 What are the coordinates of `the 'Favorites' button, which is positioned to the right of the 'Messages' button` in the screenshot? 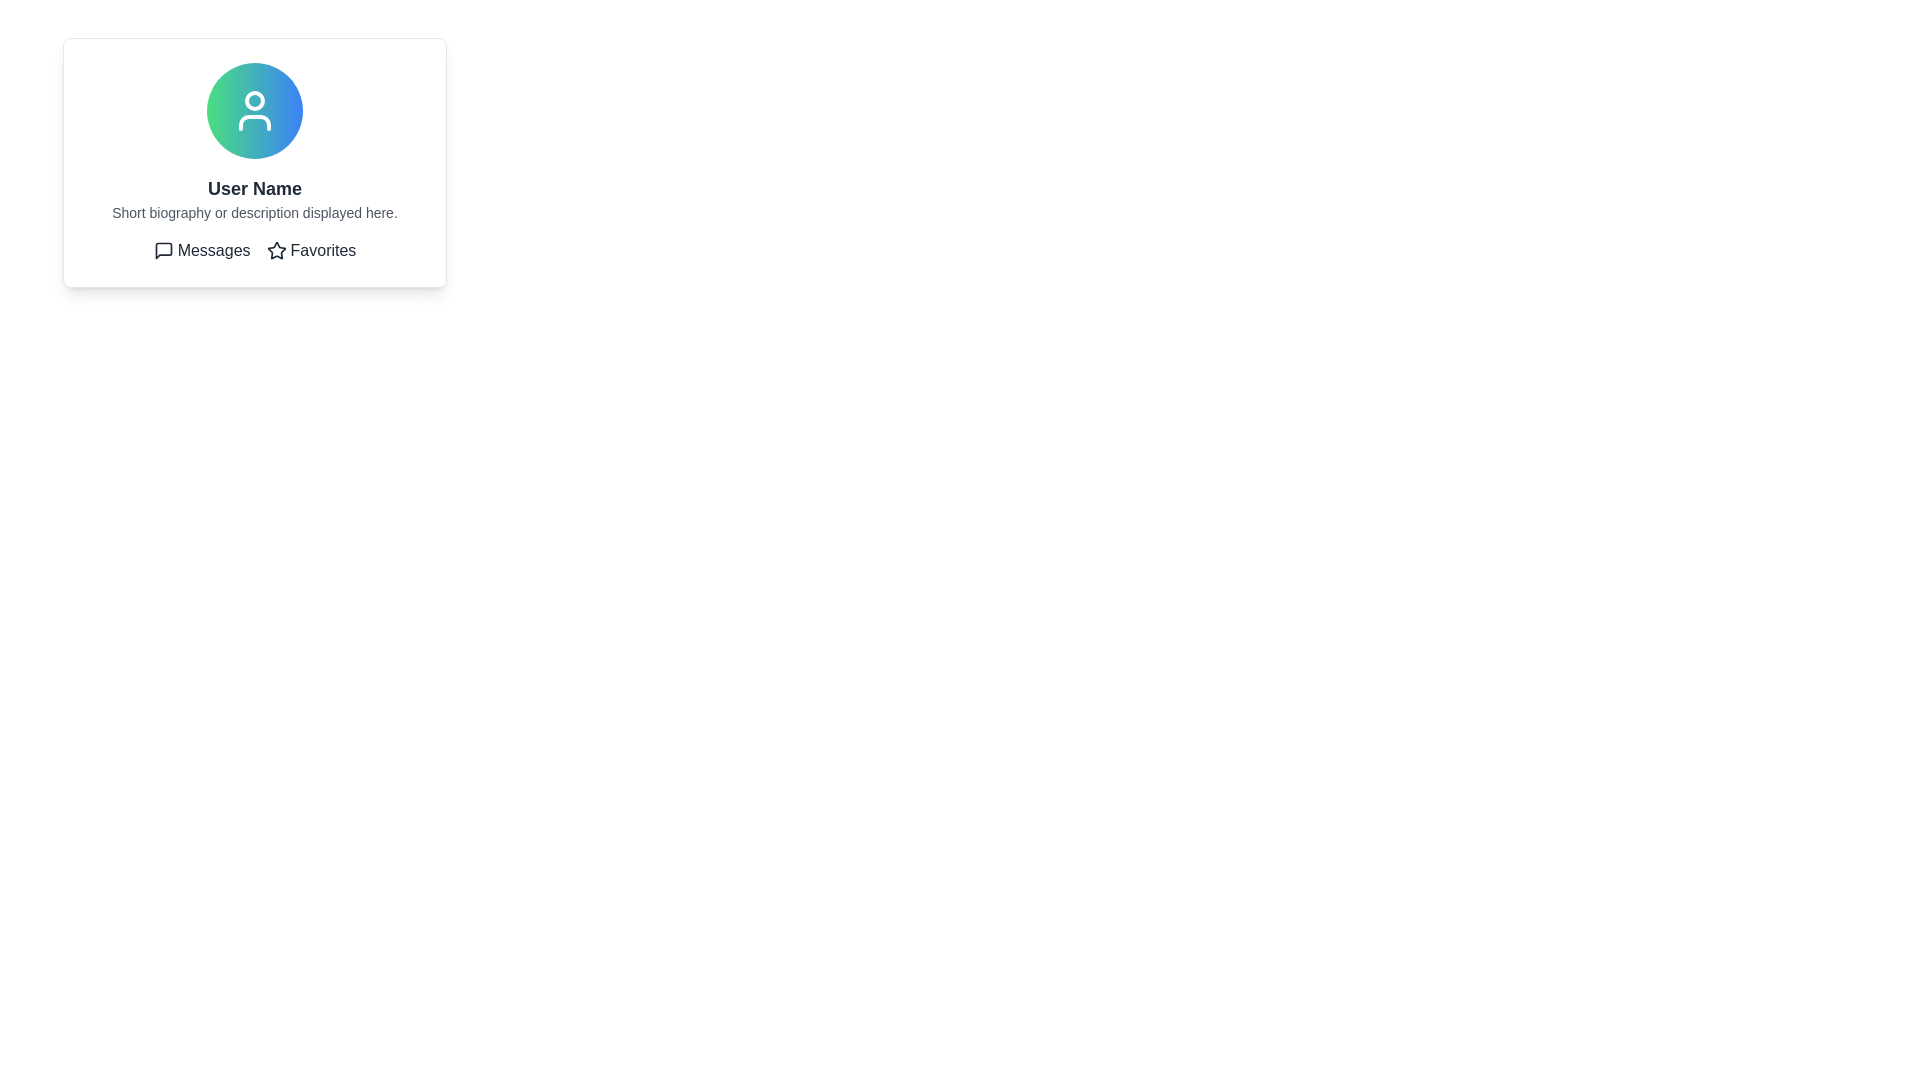 It's located at (310, 249).